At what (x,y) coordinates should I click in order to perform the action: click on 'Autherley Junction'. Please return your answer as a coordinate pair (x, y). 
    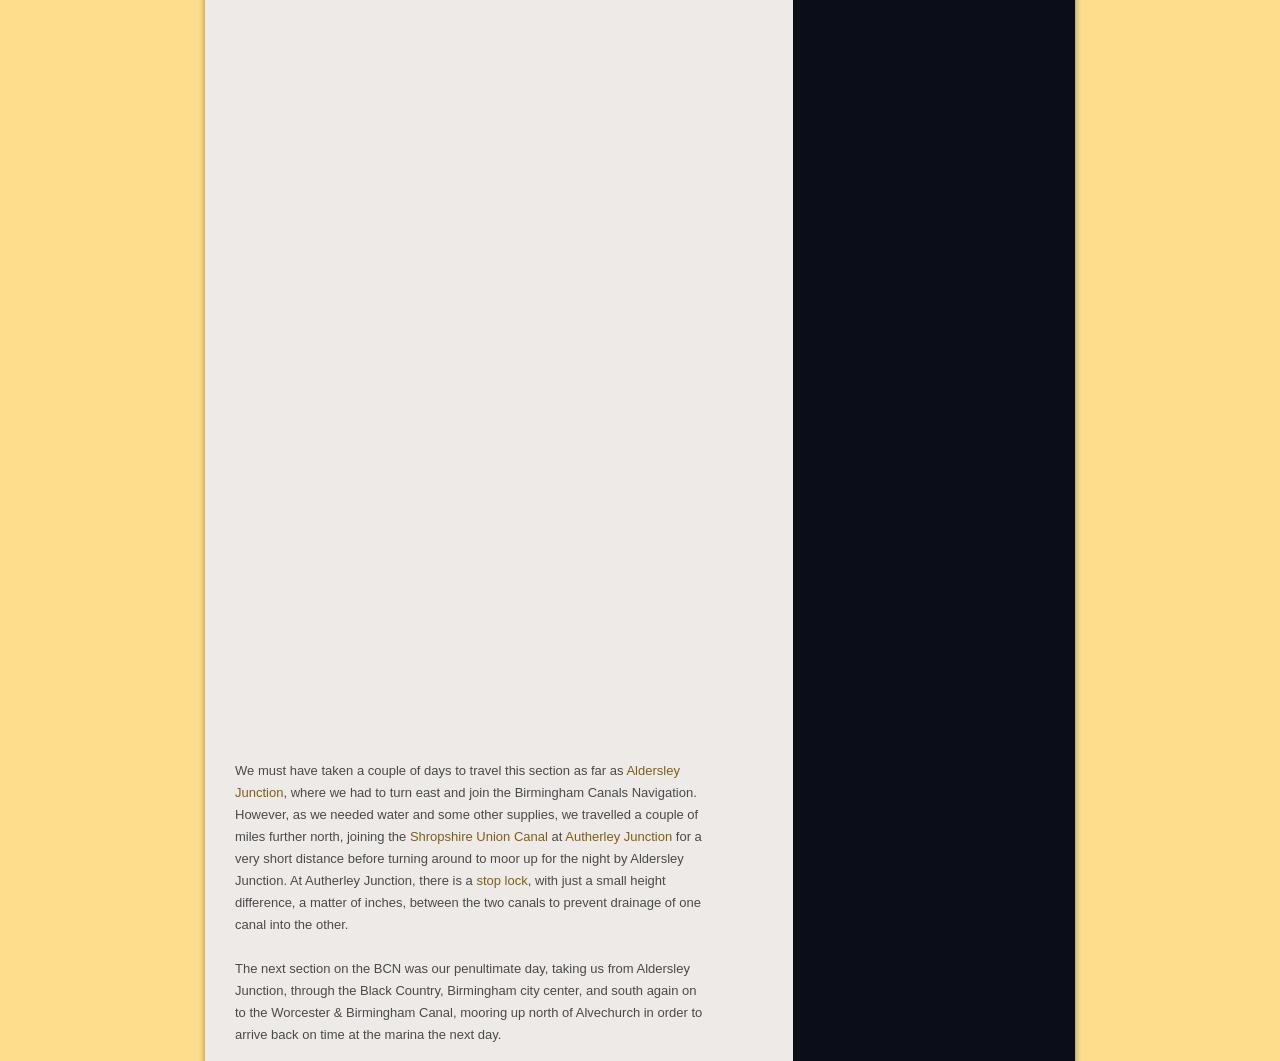
    Looking at the image, I should click on (617, 834).